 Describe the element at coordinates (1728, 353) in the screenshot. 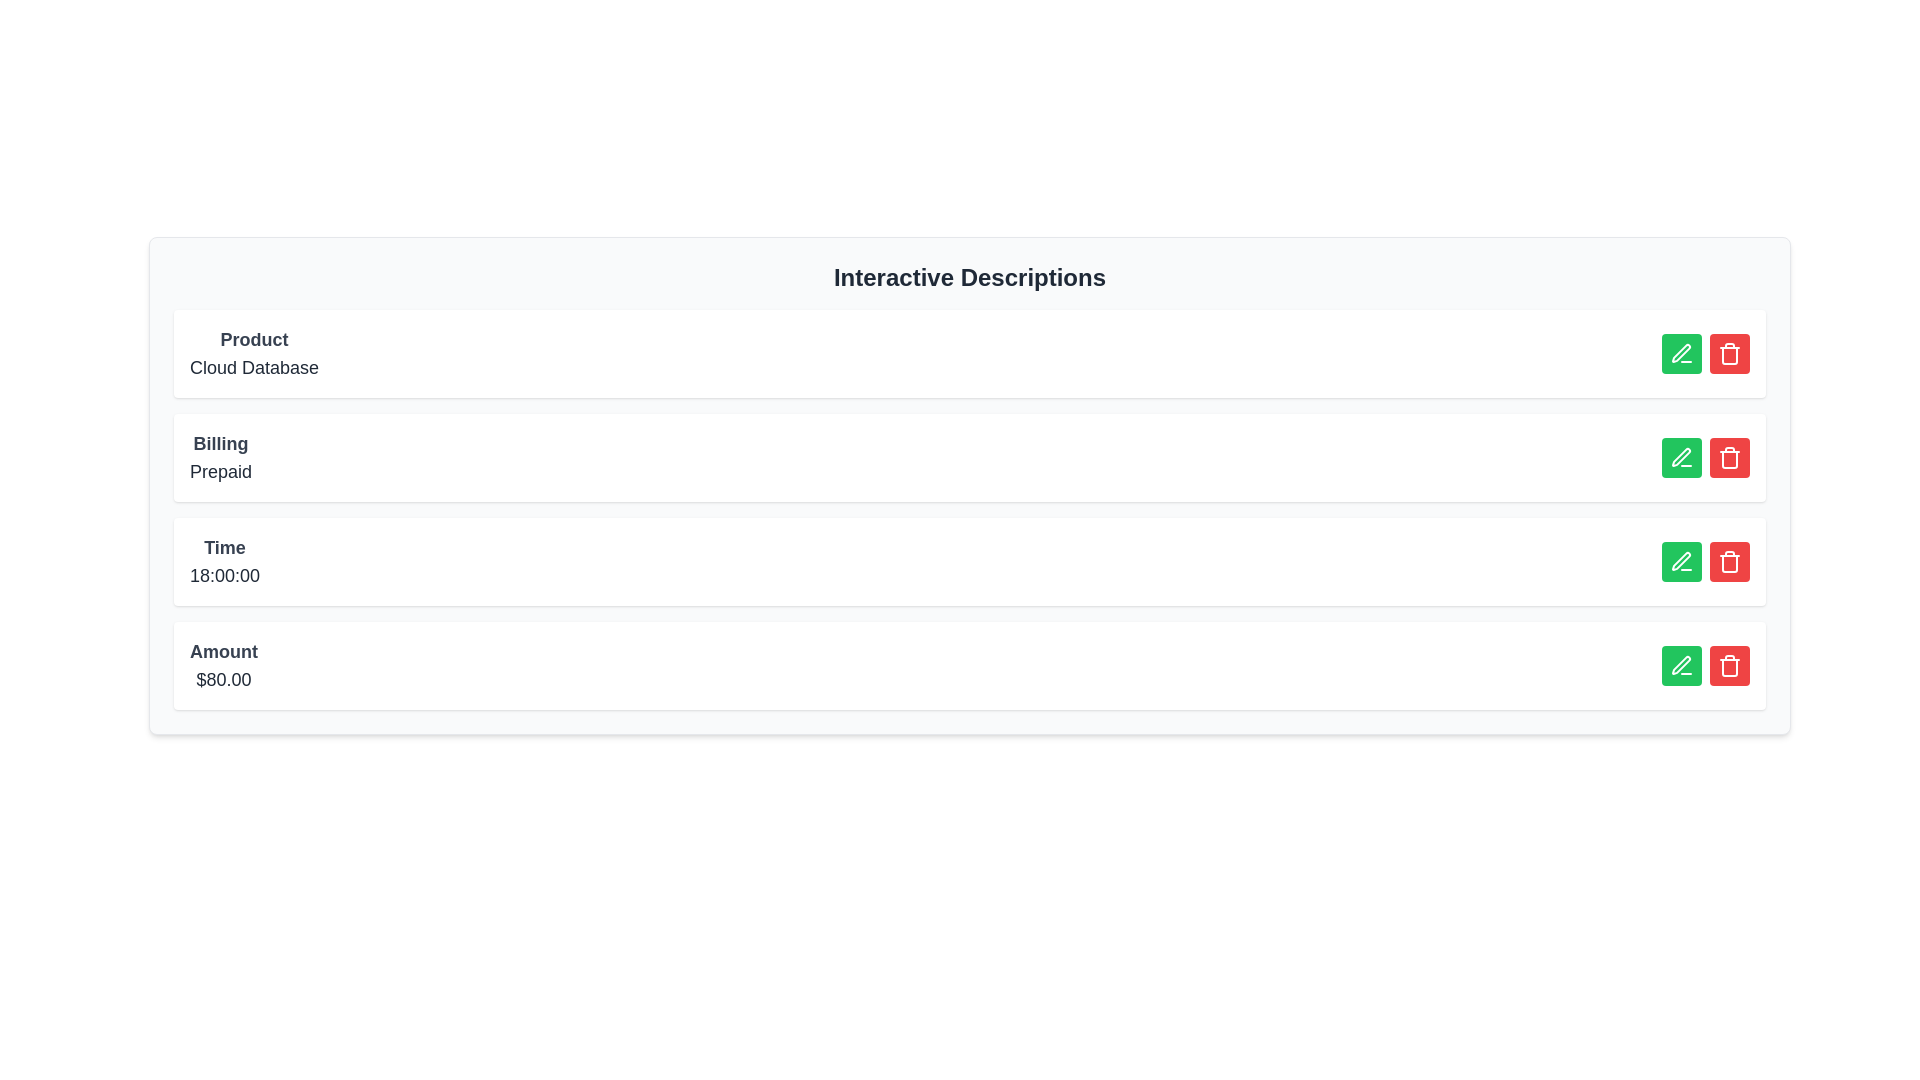

I see `the 'Delete' button located at the rightmost position in the row containing the 'Amount' label` at that location.